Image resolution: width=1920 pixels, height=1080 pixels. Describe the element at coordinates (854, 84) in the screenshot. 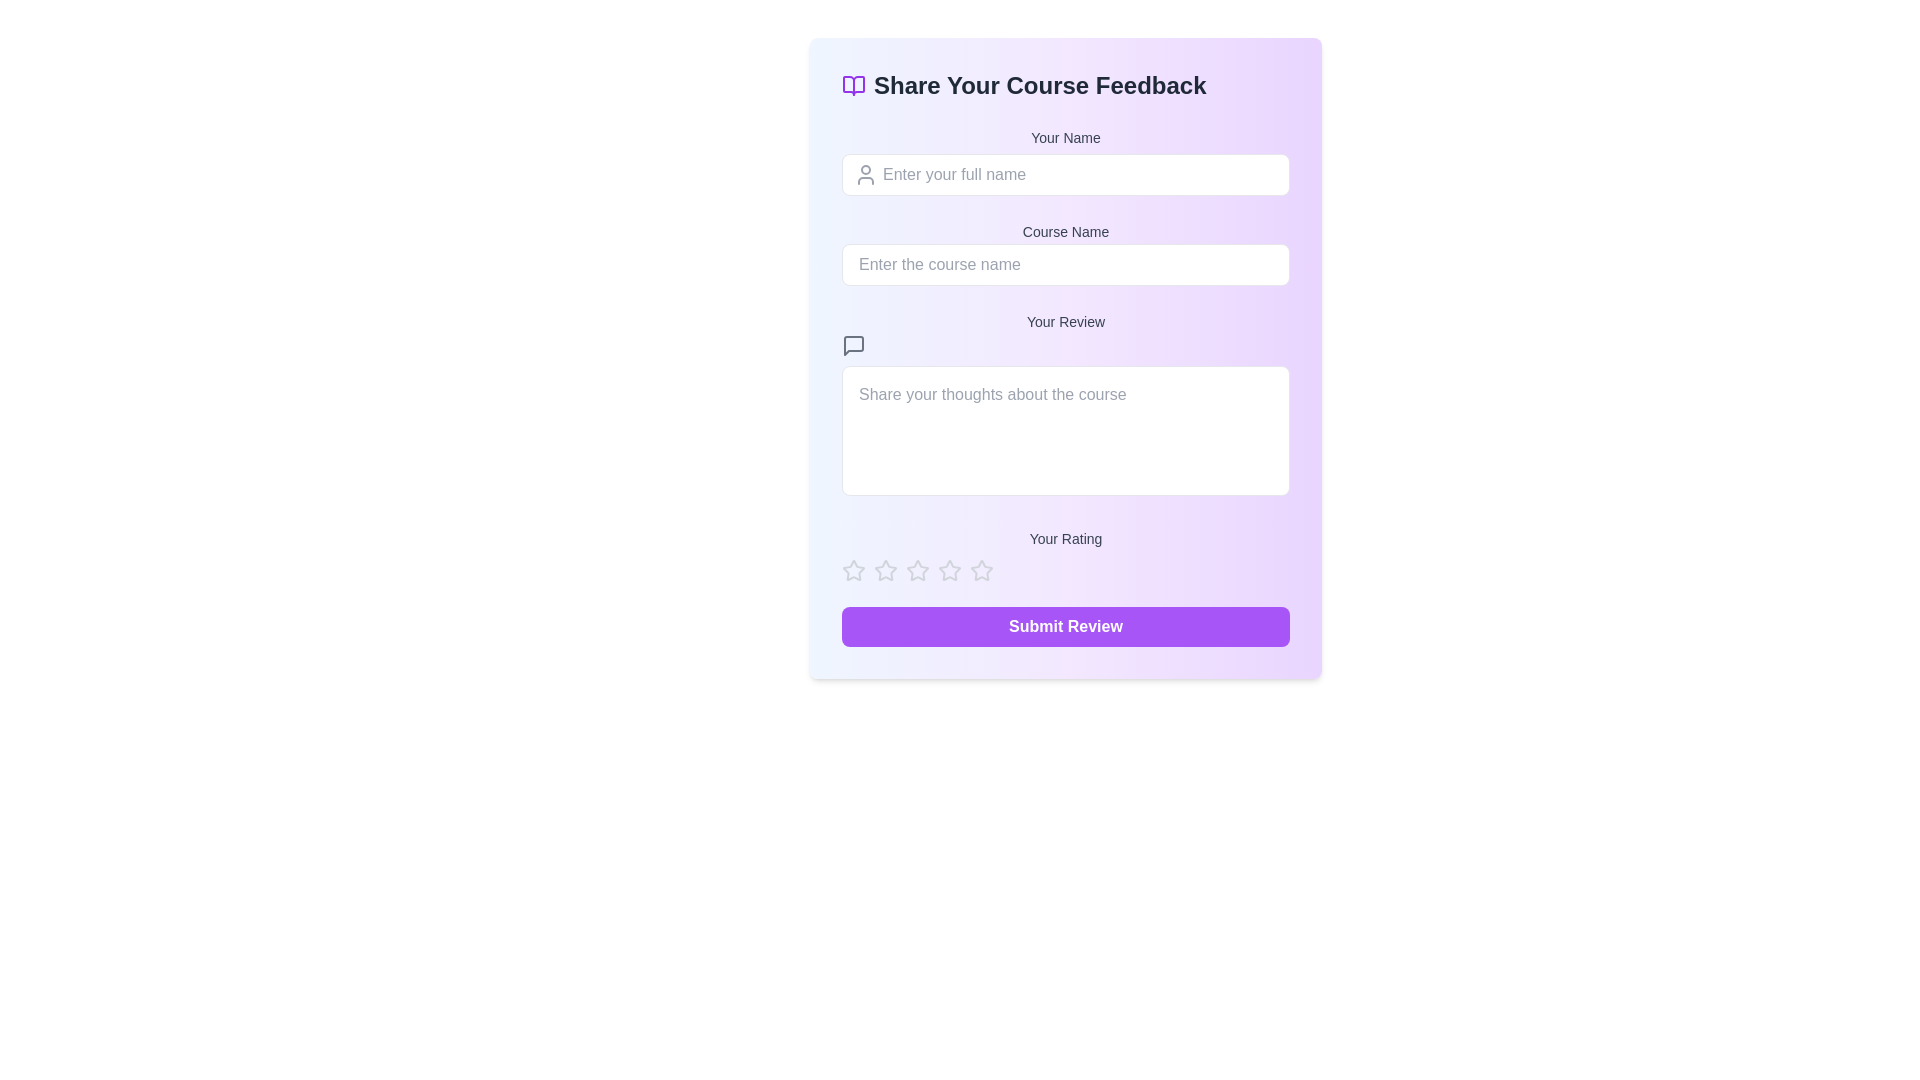

I see `the decorative icon located in the header section to the left of the title 'Share Your Course Feedback'` at that location.